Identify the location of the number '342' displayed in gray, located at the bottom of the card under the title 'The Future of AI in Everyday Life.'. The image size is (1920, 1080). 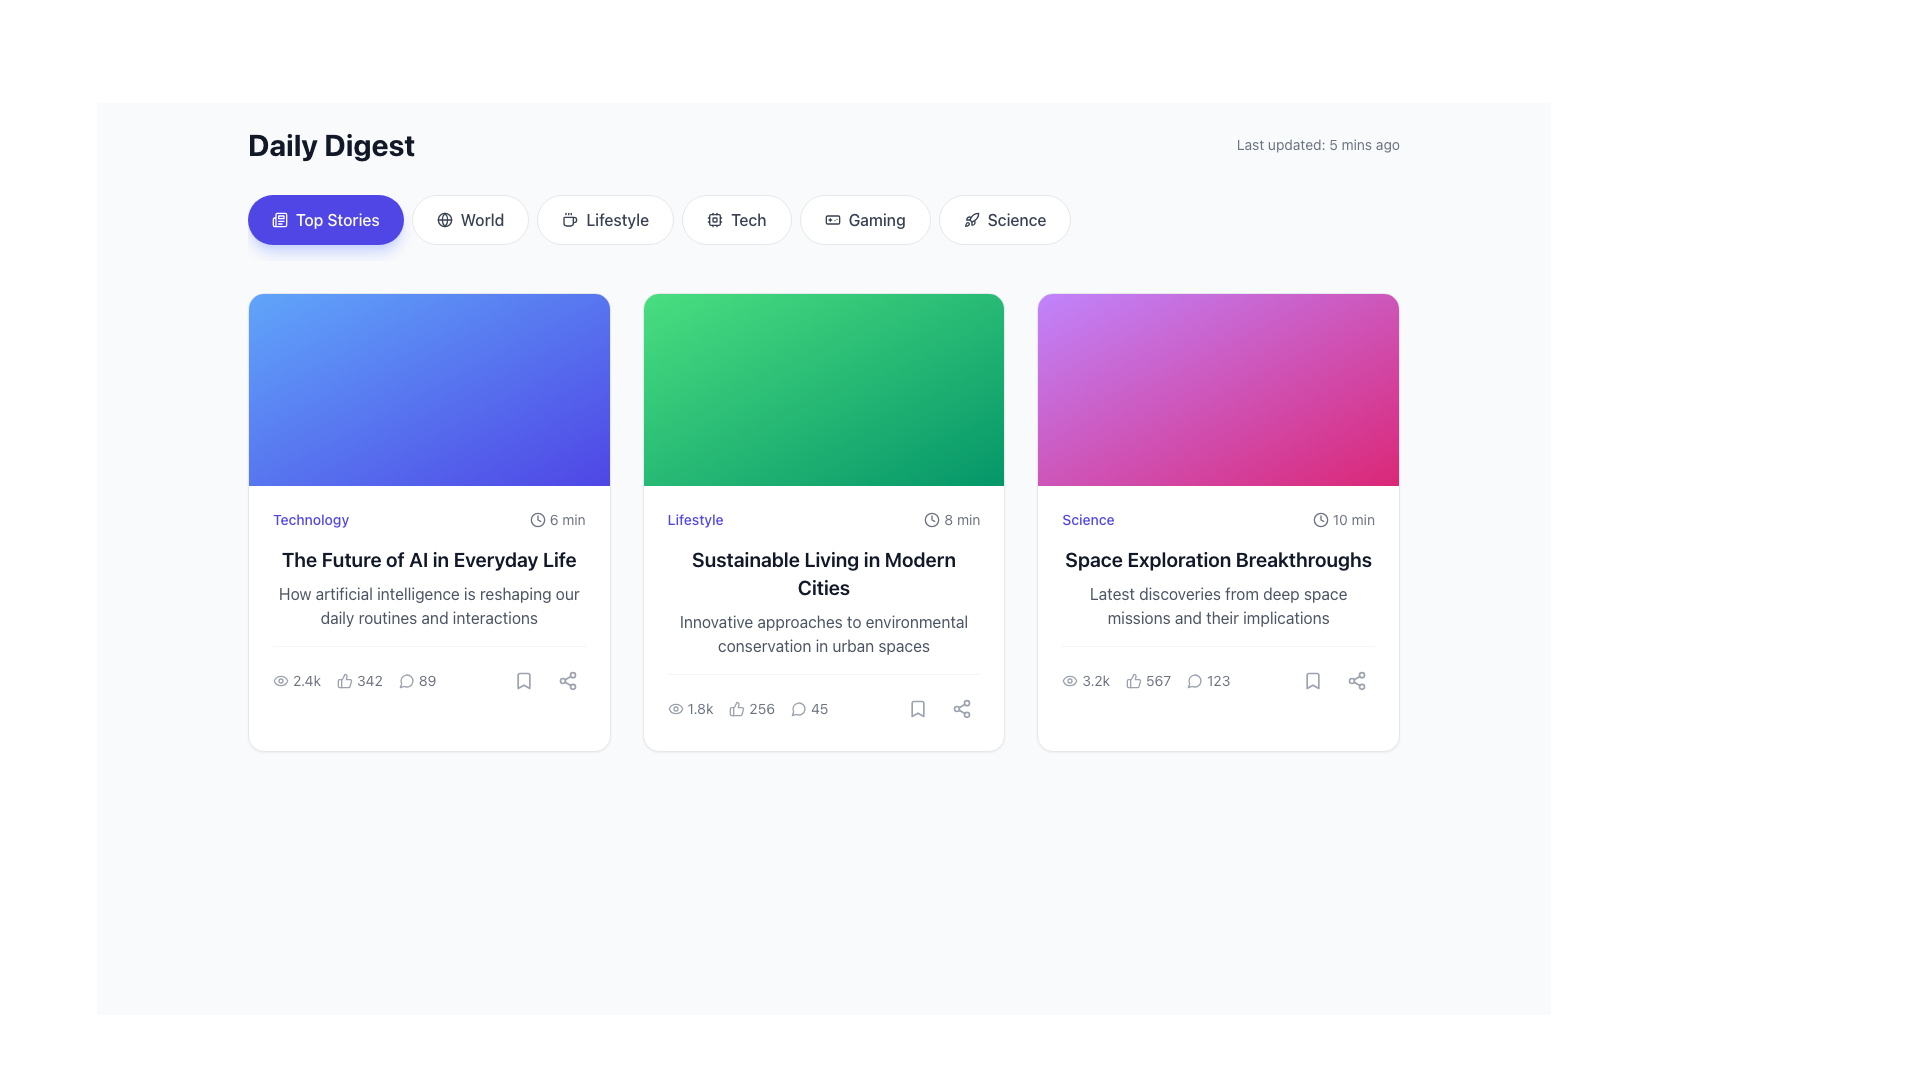
(369, 680).